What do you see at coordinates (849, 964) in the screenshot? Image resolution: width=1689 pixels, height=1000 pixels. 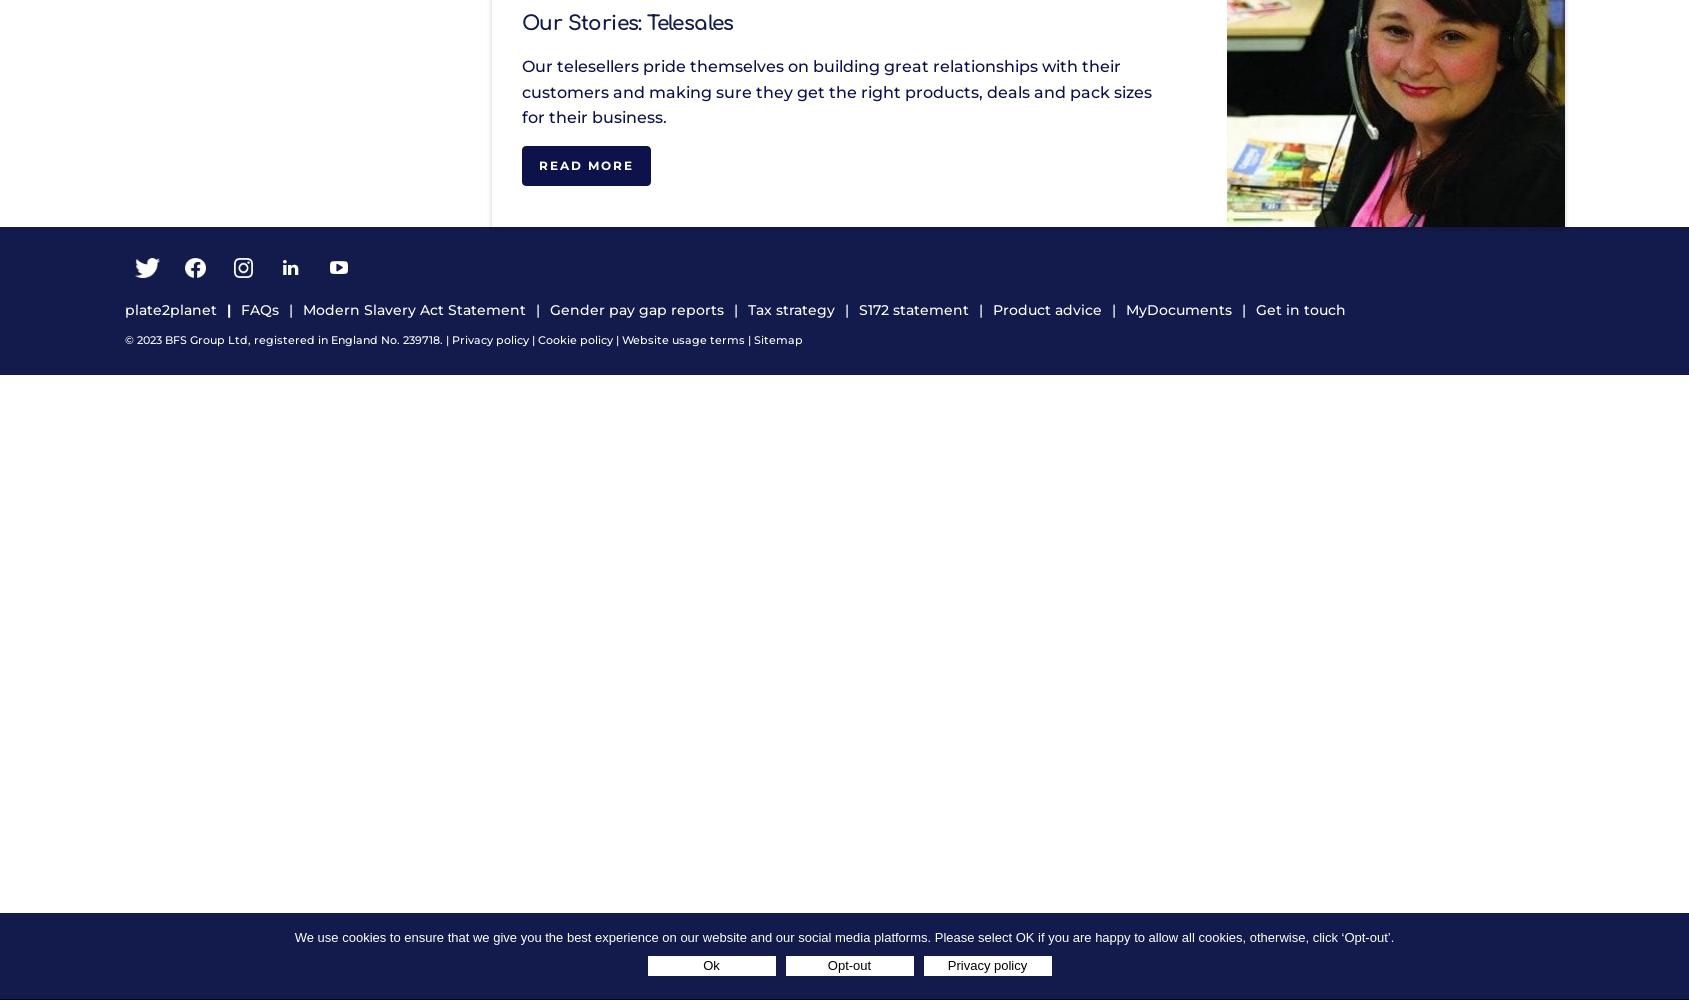 I see `'Opt-out'` at bounding box center [849, 964].